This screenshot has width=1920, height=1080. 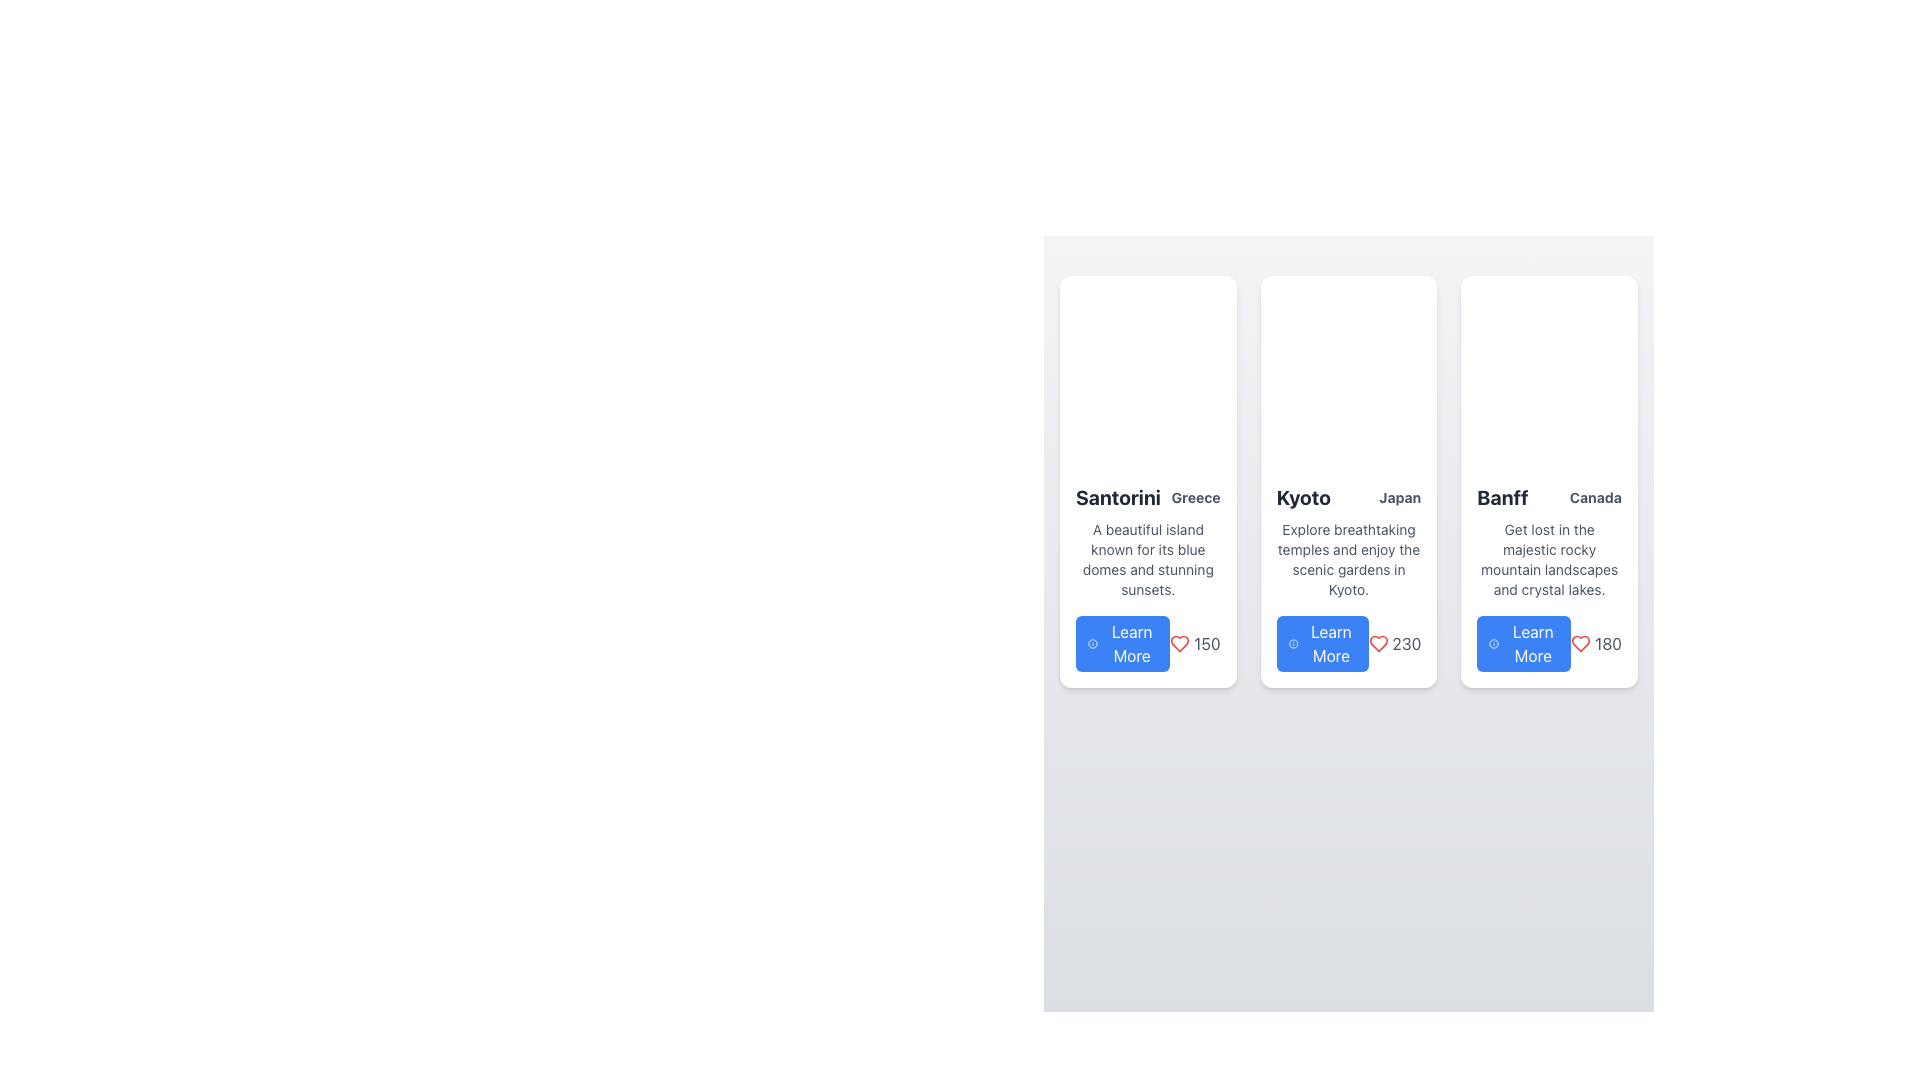 I want to click on the 'Learn More' button, which has a blue background and white text, located in the card for 'Santorini Greece', so click(x=1123, y=644).